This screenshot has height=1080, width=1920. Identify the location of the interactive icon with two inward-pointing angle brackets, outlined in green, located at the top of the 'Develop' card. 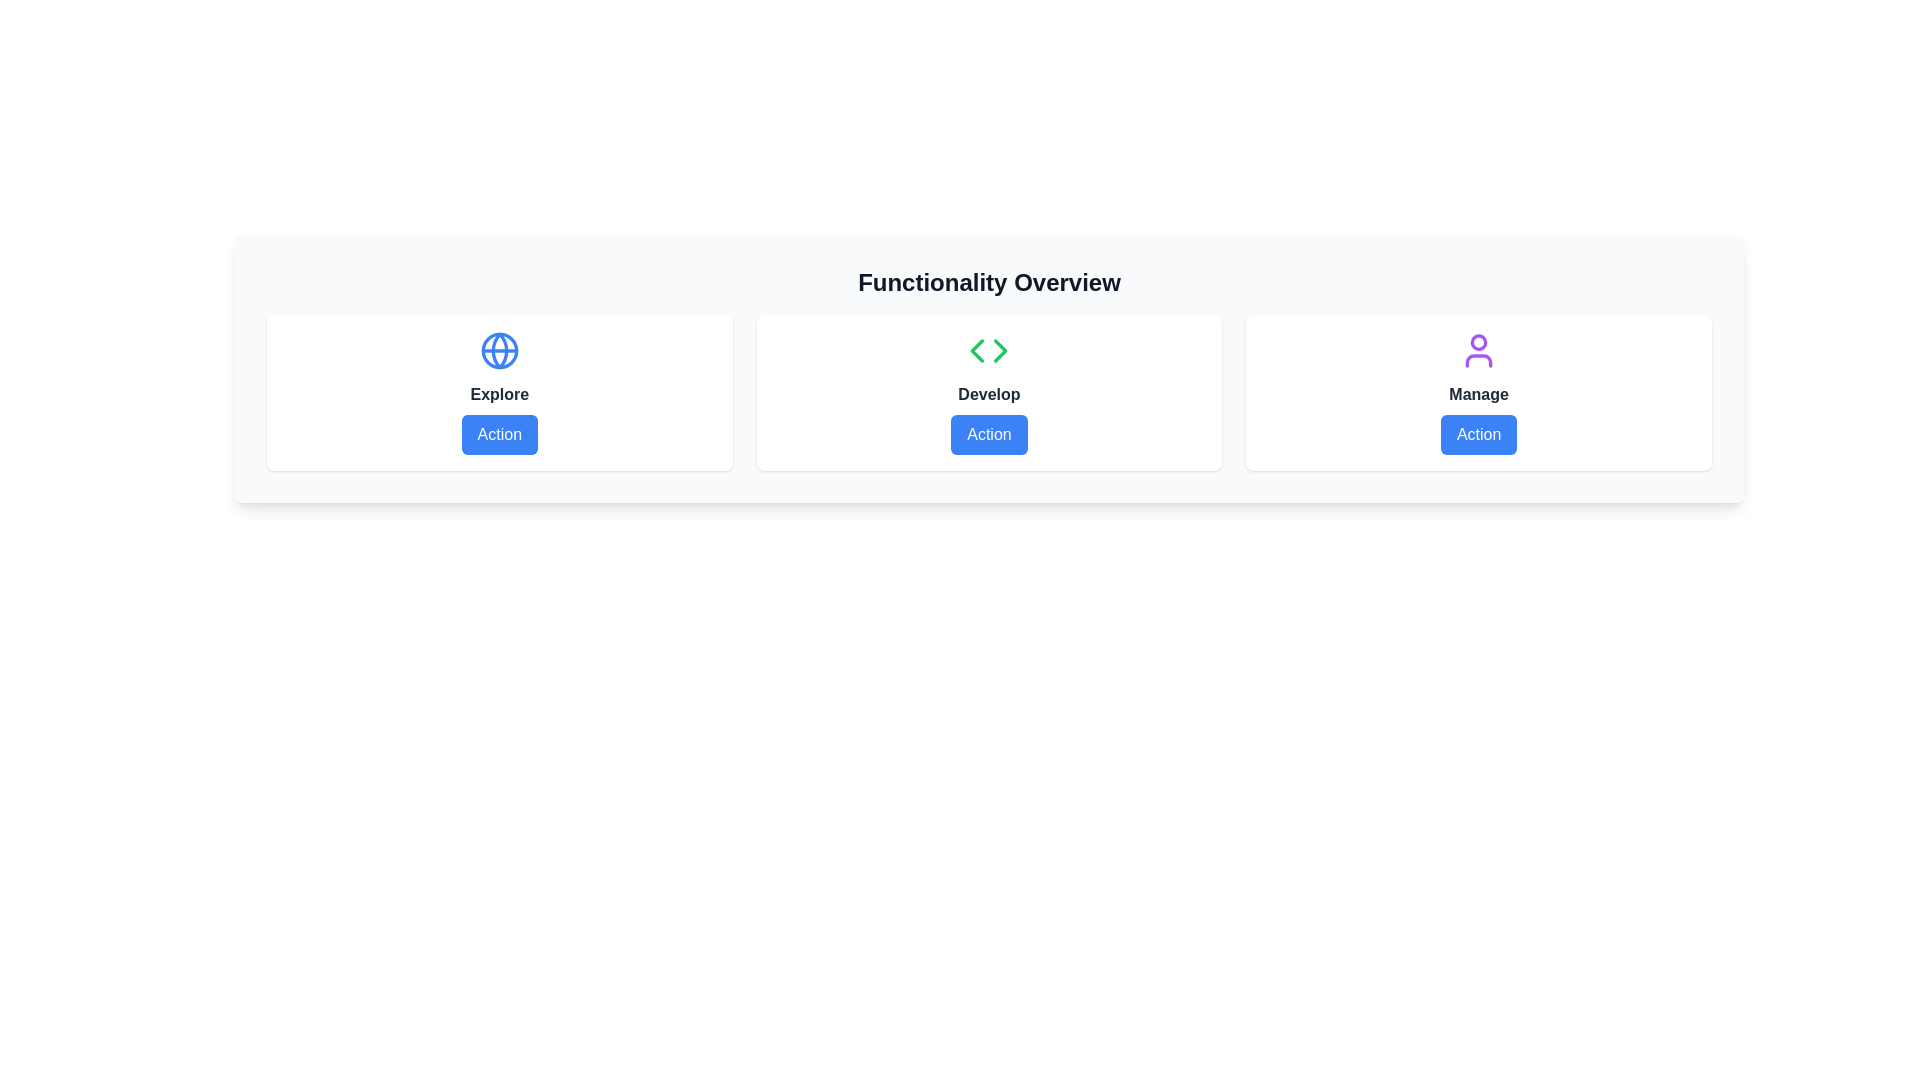
(989, 350).